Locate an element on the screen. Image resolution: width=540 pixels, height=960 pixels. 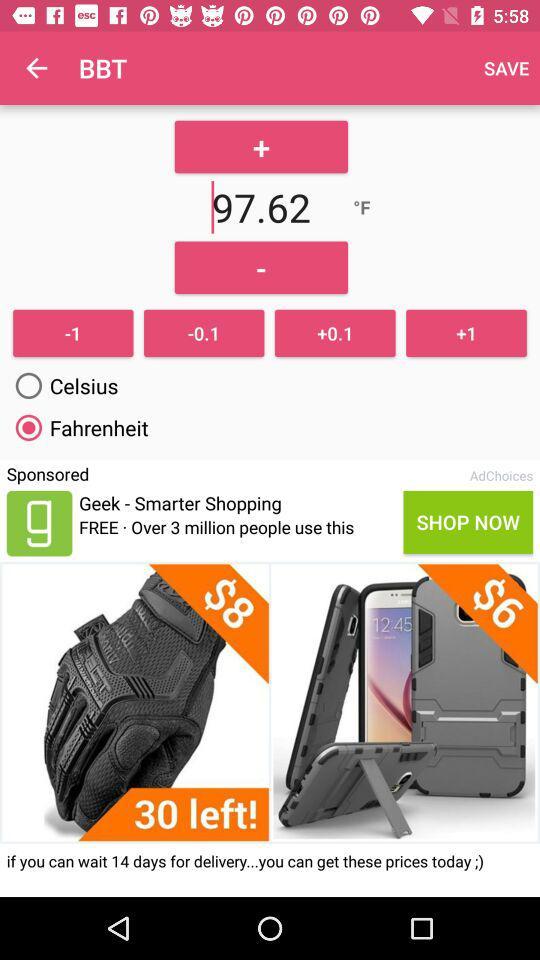
geek is located at coordinates (39, 522).